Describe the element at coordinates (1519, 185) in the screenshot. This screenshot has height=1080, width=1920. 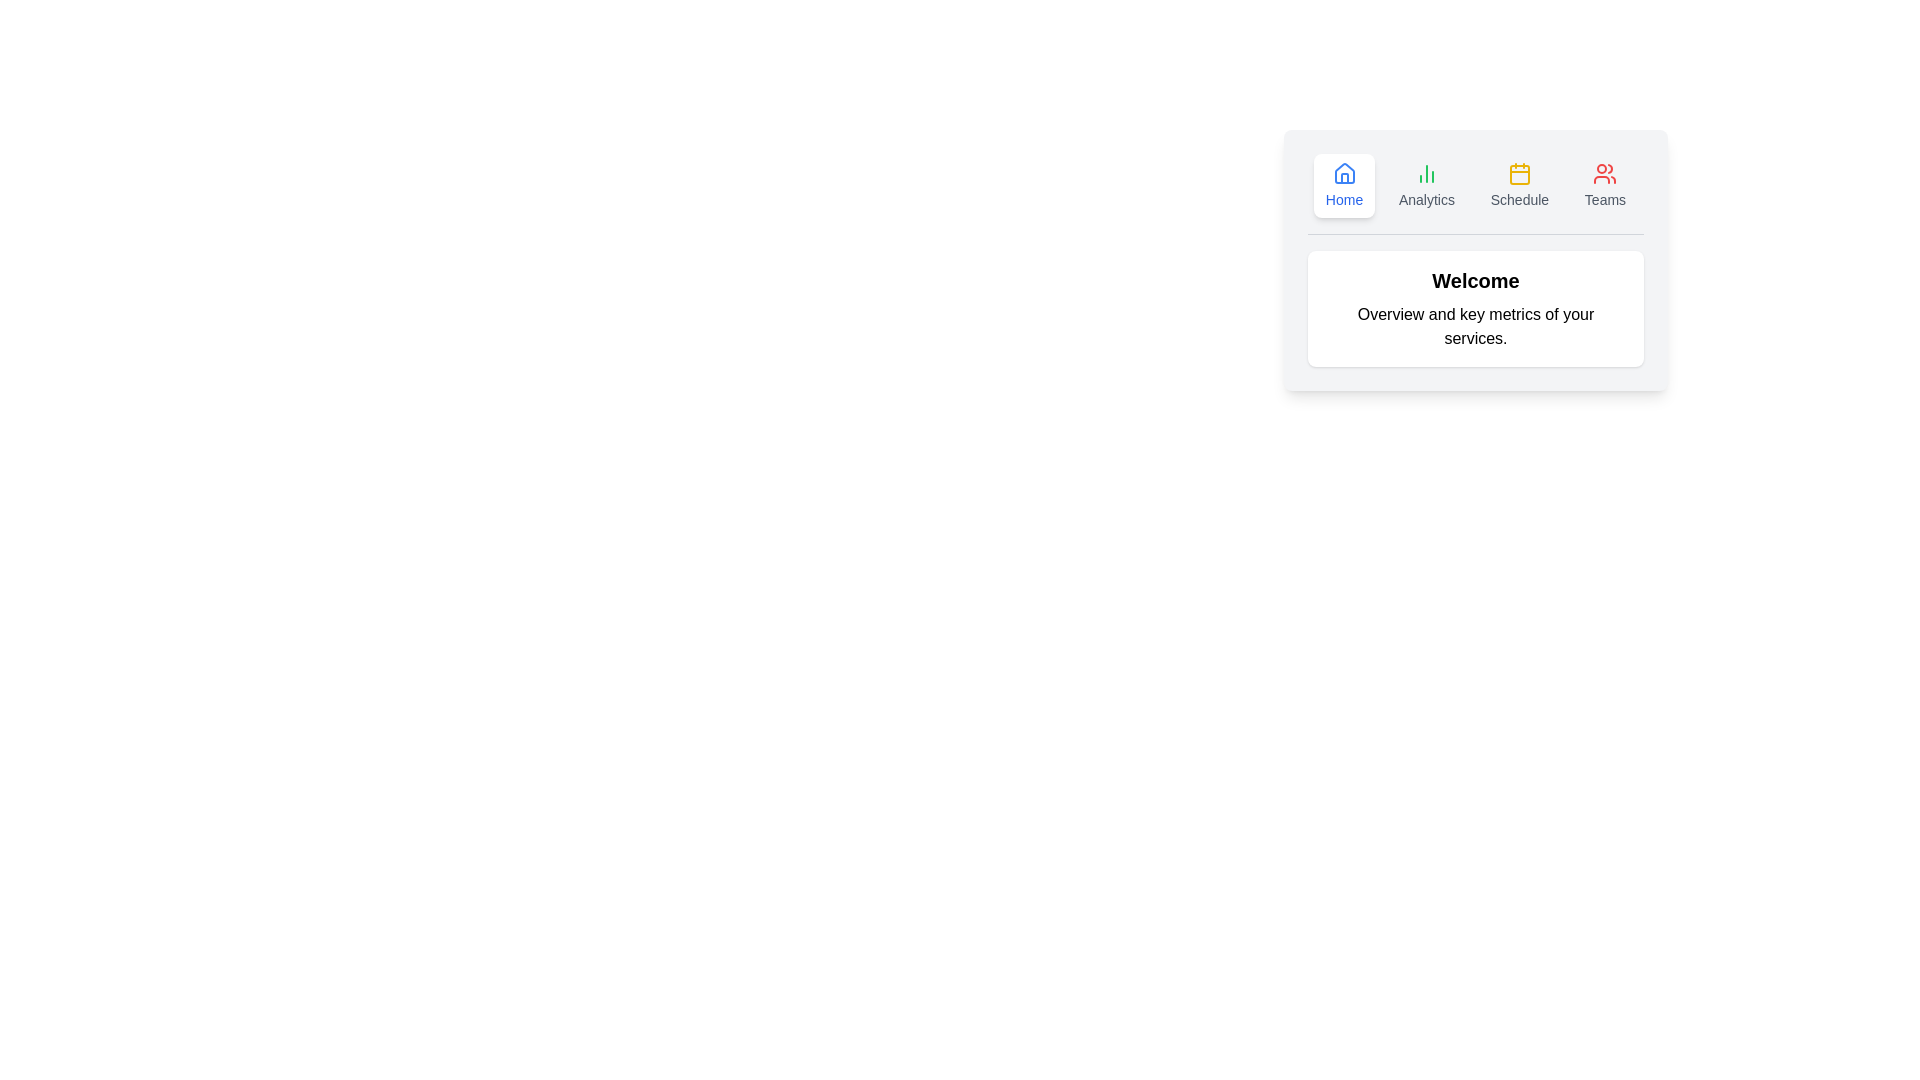
I see `the 'Schedule' button in the navigation bar, which features a calendar icon in bright yellow and the text 'Schedule' beneath it, to trigger the hover effect` at that location.